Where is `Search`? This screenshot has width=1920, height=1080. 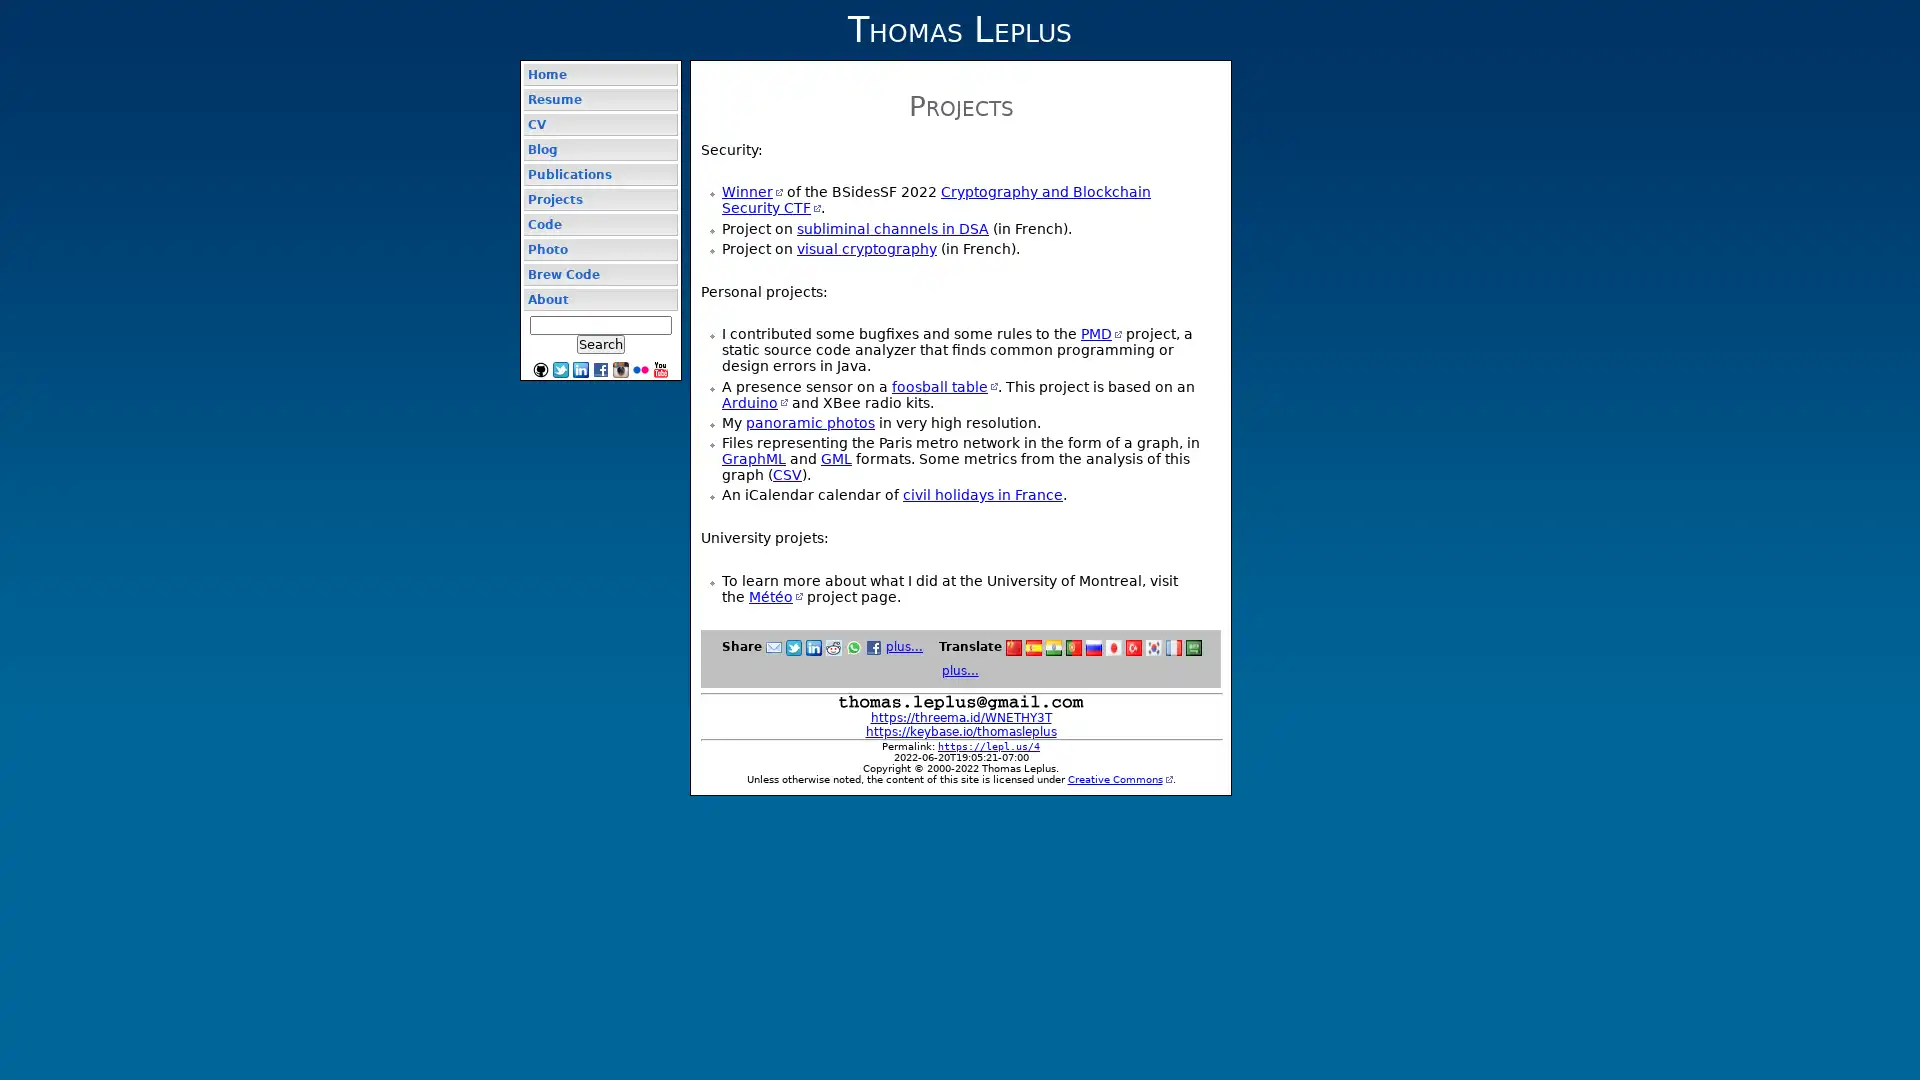
Search is located at coordinates (599, 343).